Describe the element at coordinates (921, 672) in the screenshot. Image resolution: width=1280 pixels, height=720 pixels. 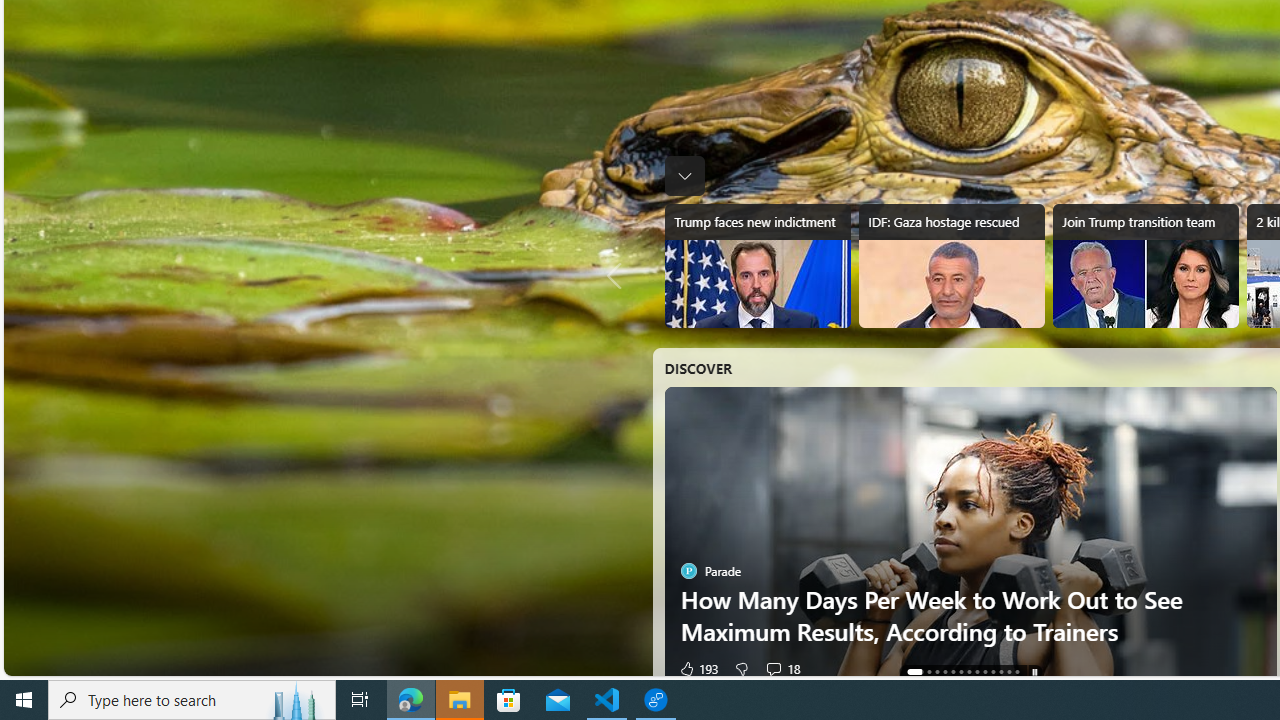
I see `'AutomationID: tab-1'` at that location.